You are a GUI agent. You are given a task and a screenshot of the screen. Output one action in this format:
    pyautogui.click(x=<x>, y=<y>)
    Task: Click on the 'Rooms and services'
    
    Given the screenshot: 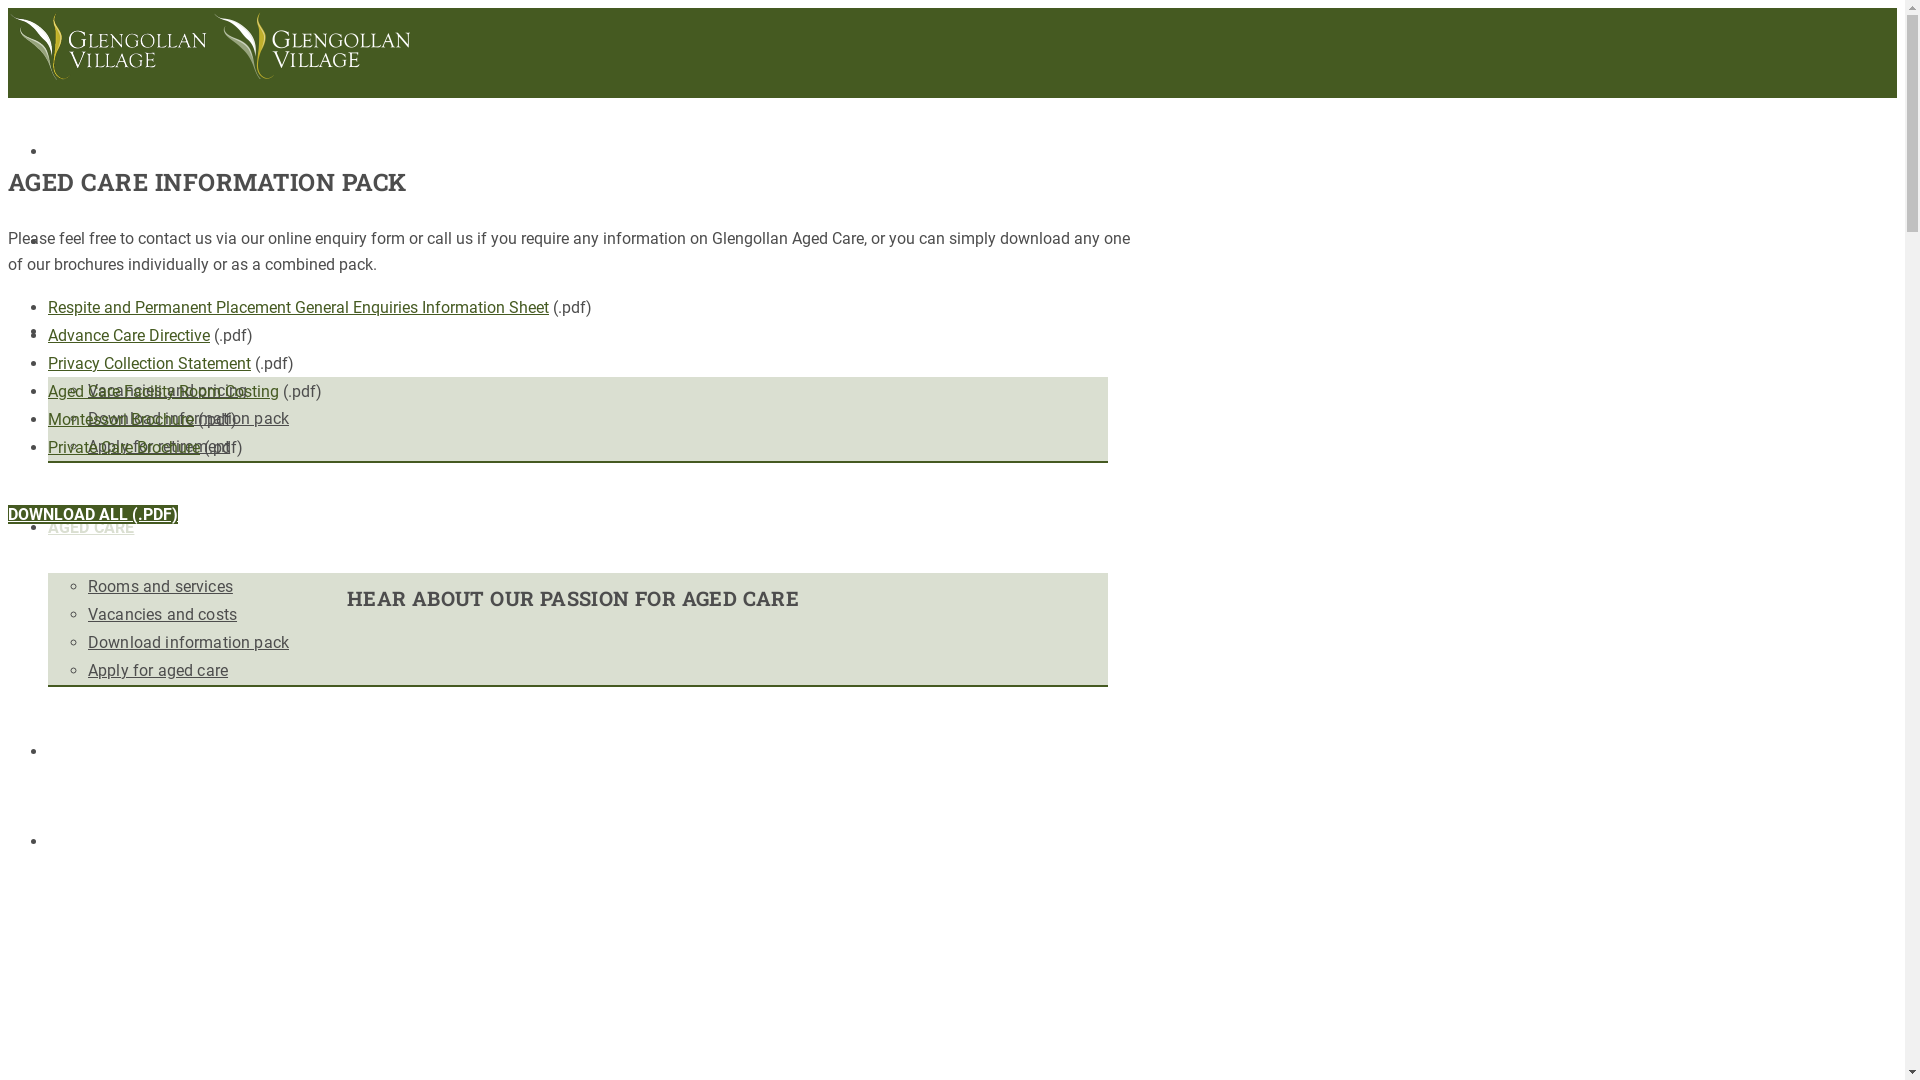 What is the action you would take?
    pyautogui.click(x=160, y=585)
    